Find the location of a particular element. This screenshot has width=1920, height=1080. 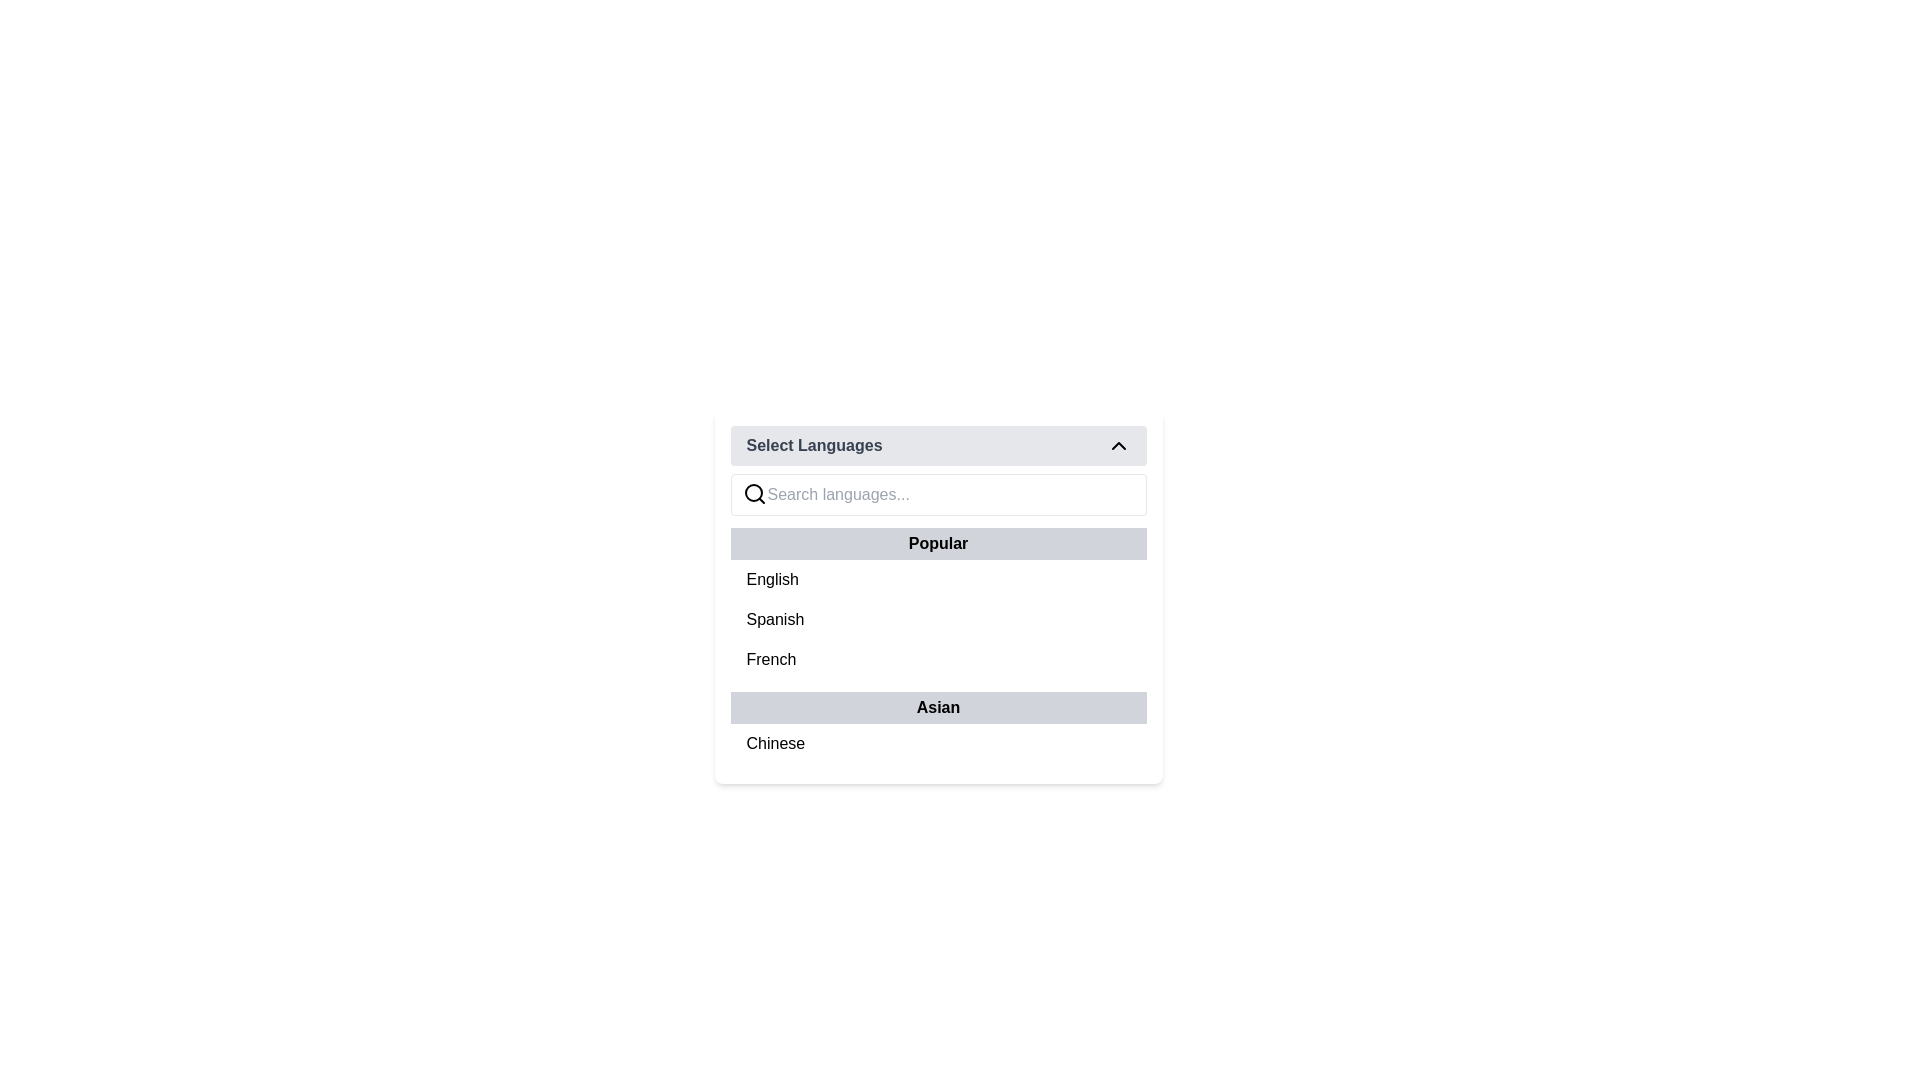

the first list item labeled 'English' under the 'Popular' section is located at coordinates (937, 579).